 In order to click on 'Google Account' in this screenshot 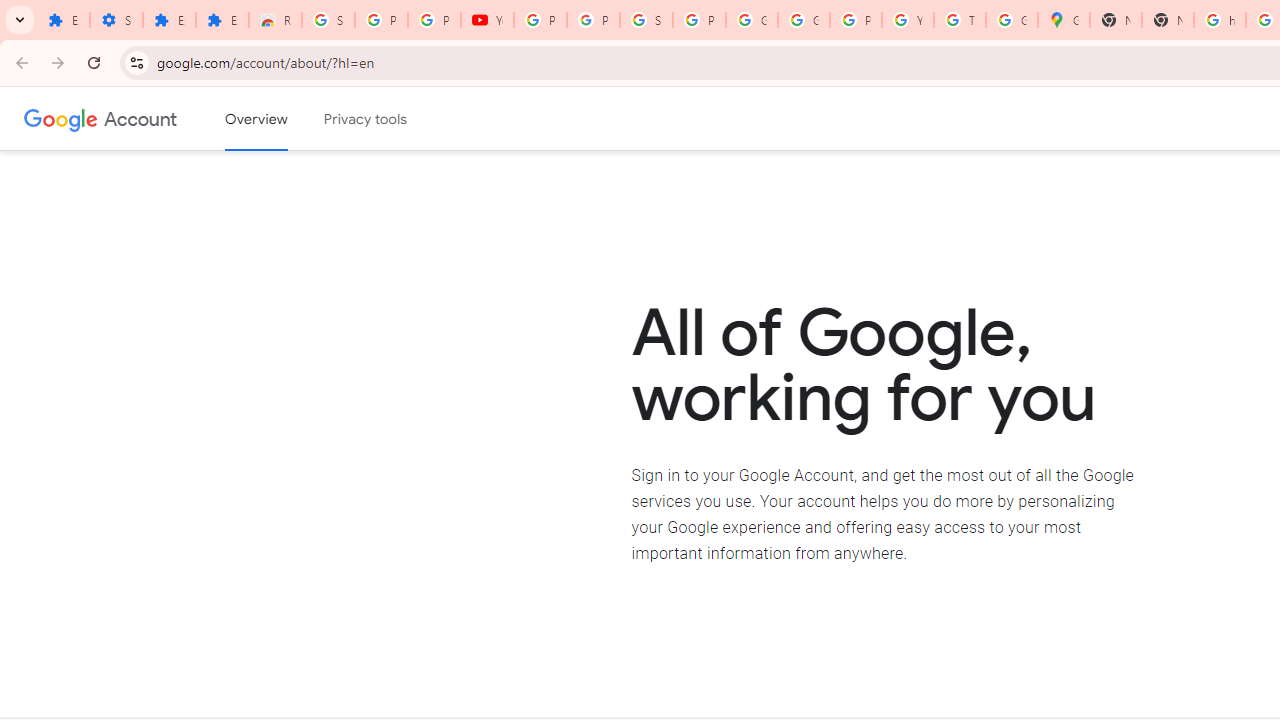, I will do `click(139, 118)`.